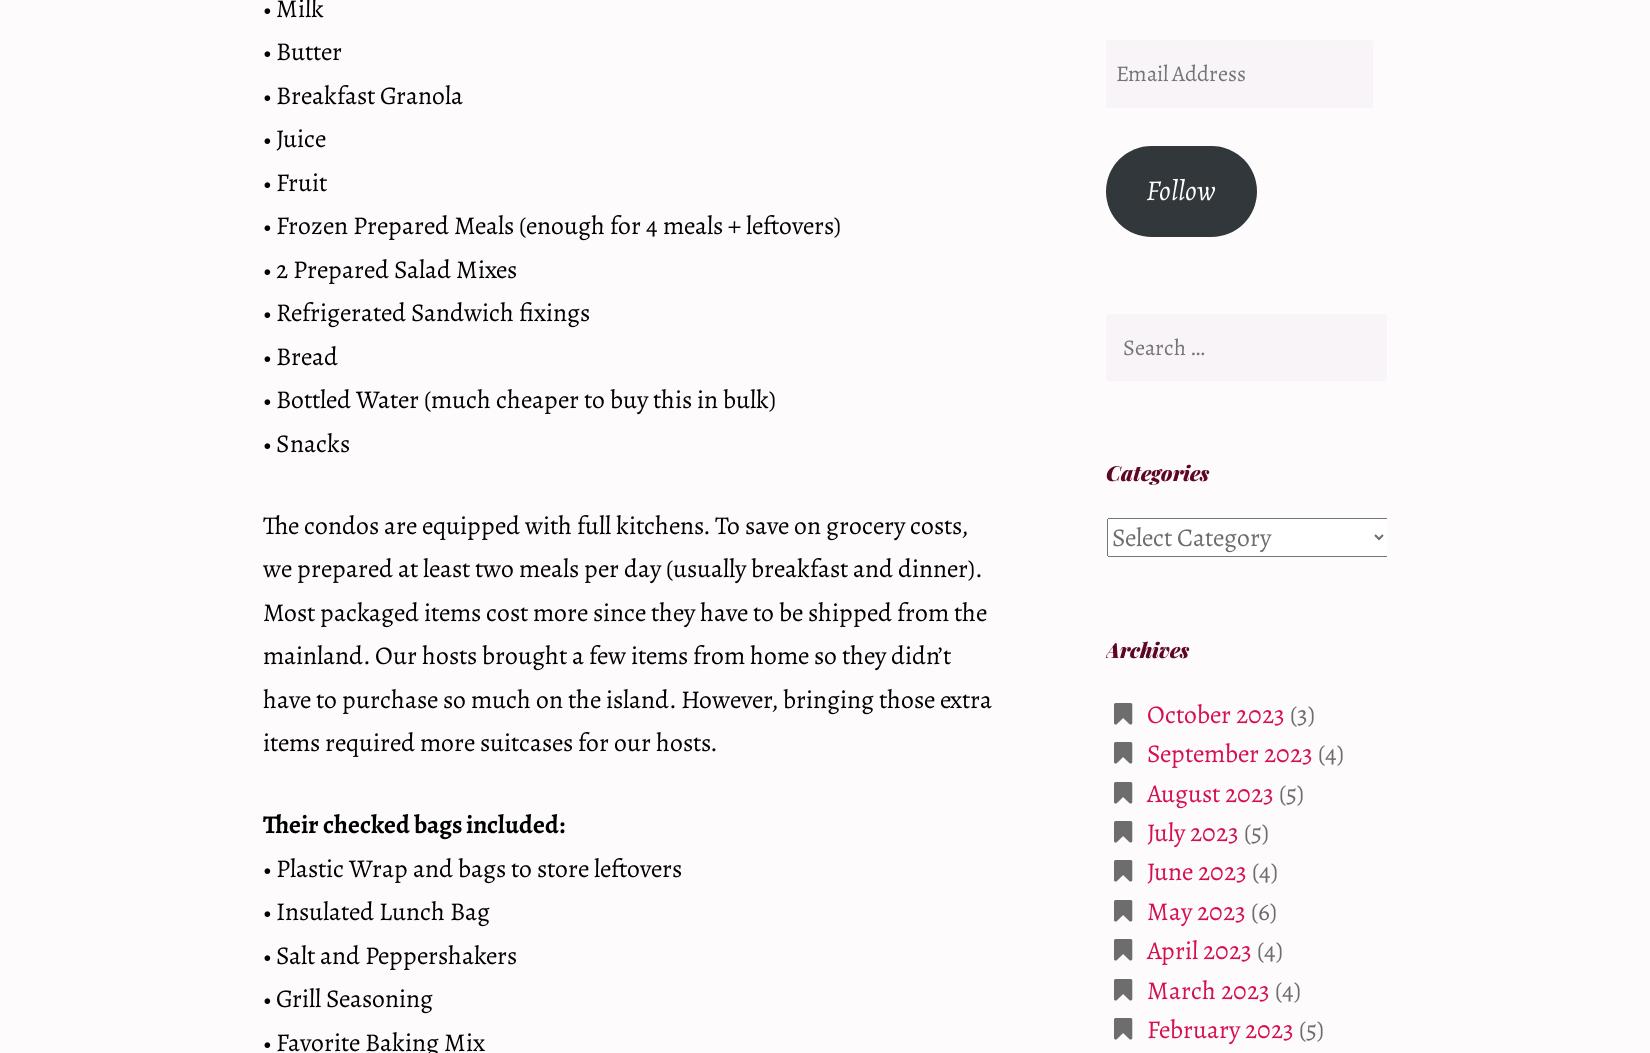  Describe the element at coordinates (1181, 189) in the screenshot. I see `'Follow'` at that location.